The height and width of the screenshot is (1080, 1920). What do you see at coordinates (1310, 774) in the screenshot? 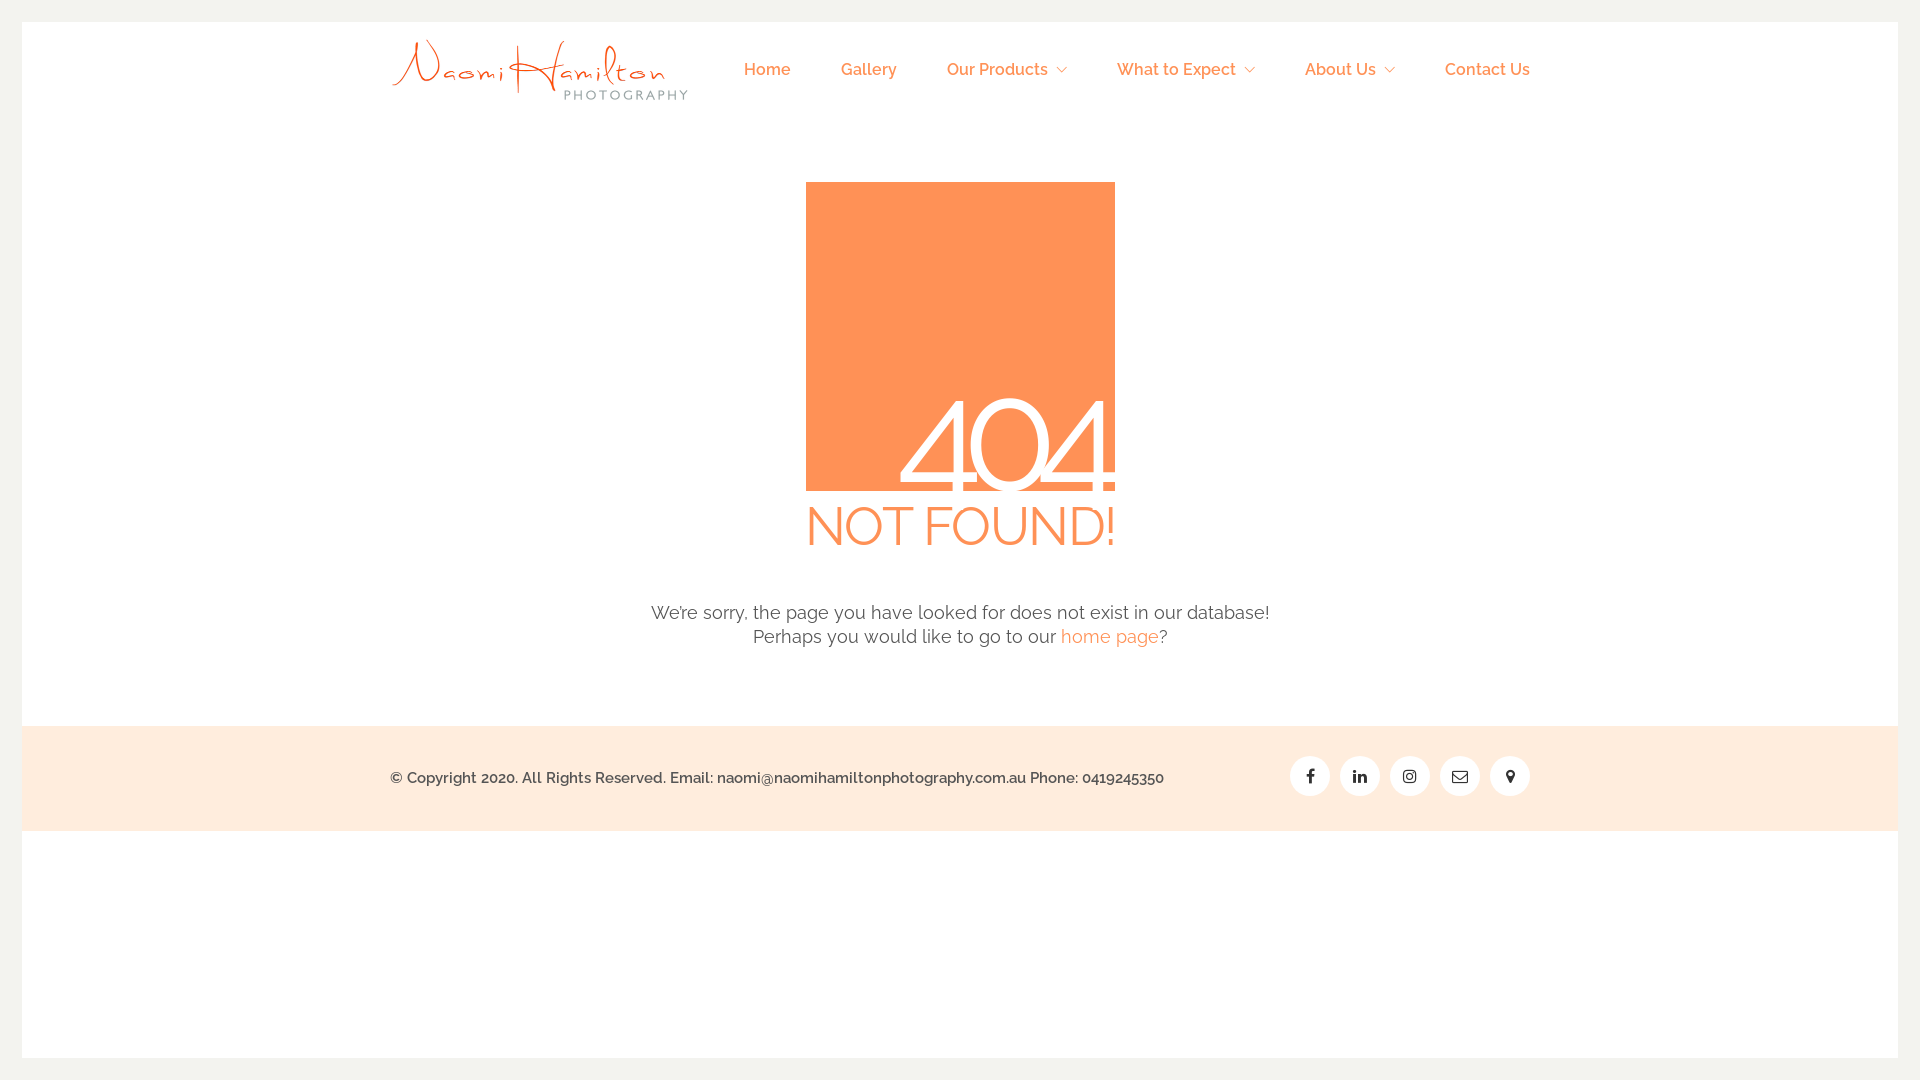
I see `'Facebook'` at bounding box center [1310, 774].